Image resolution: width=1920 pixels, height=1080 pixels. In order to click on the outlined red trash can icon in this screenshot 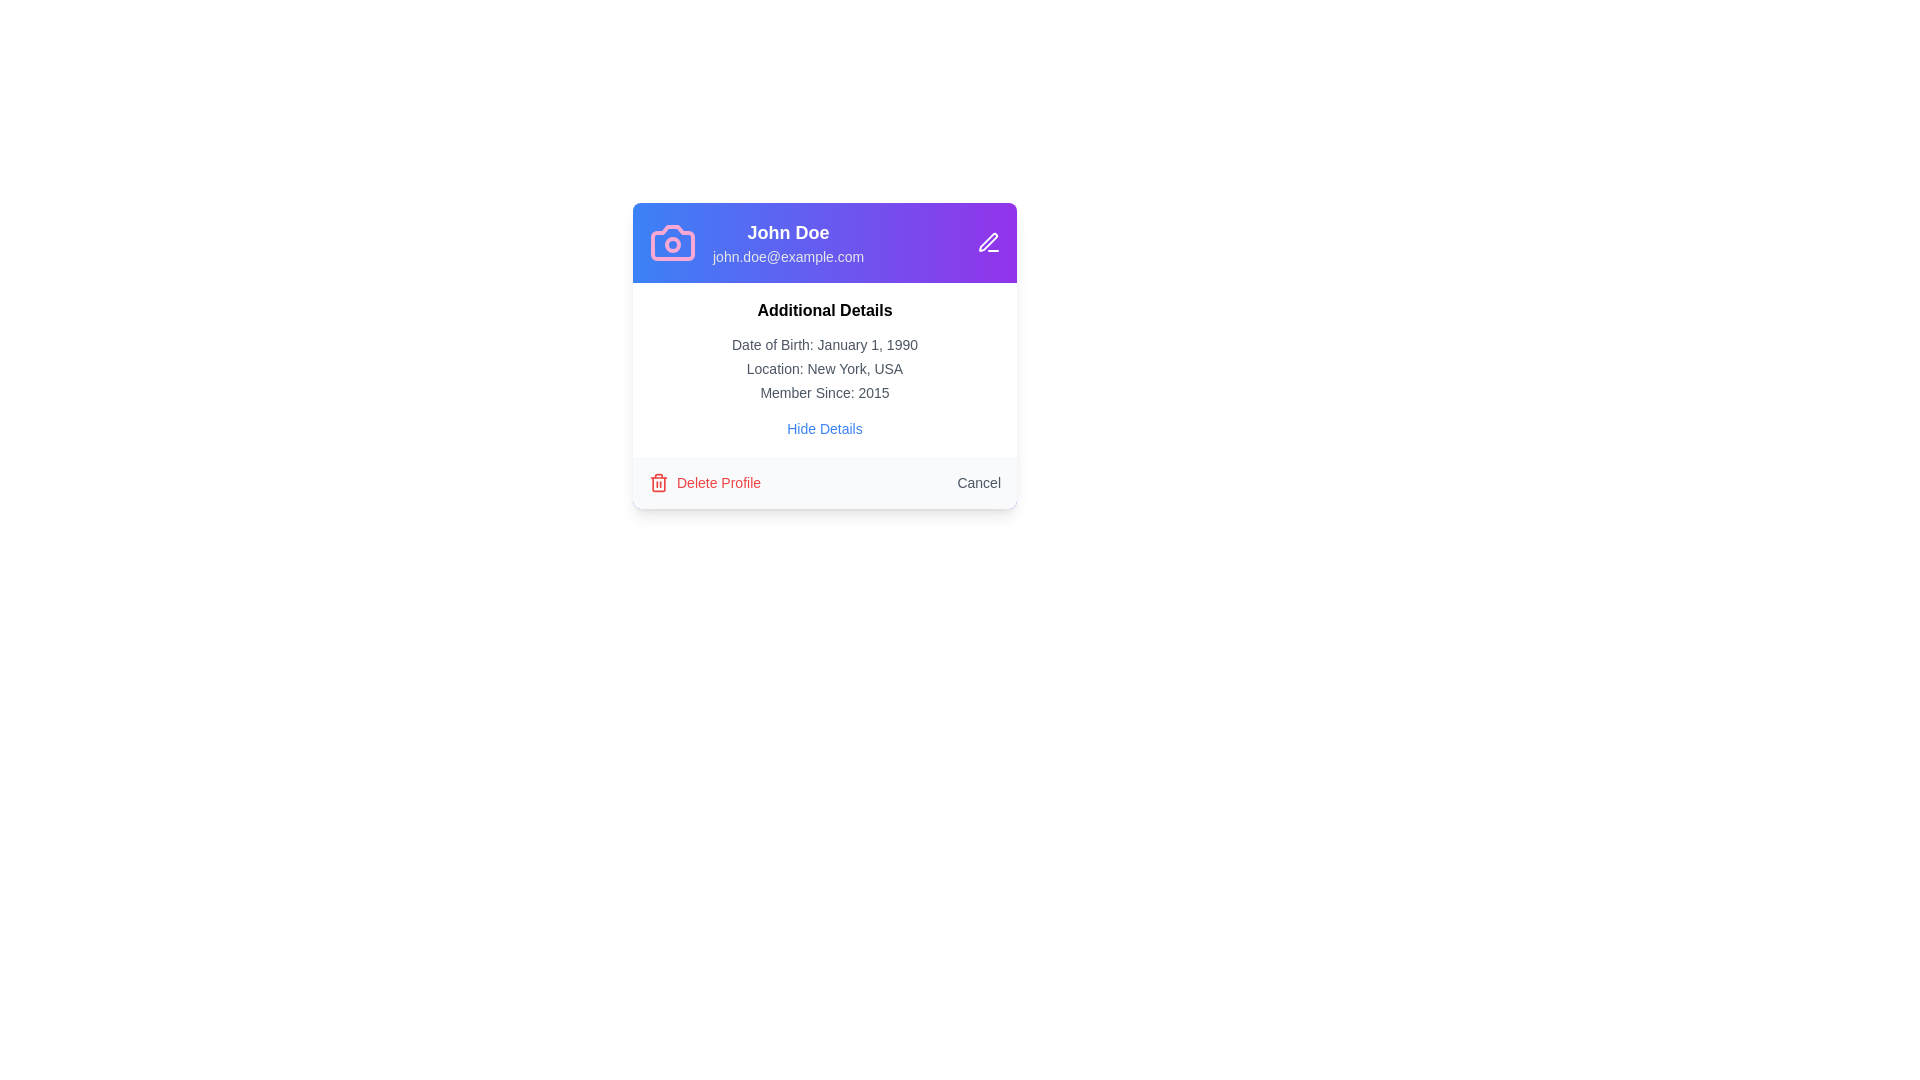, I will do `click(658, 482)`.